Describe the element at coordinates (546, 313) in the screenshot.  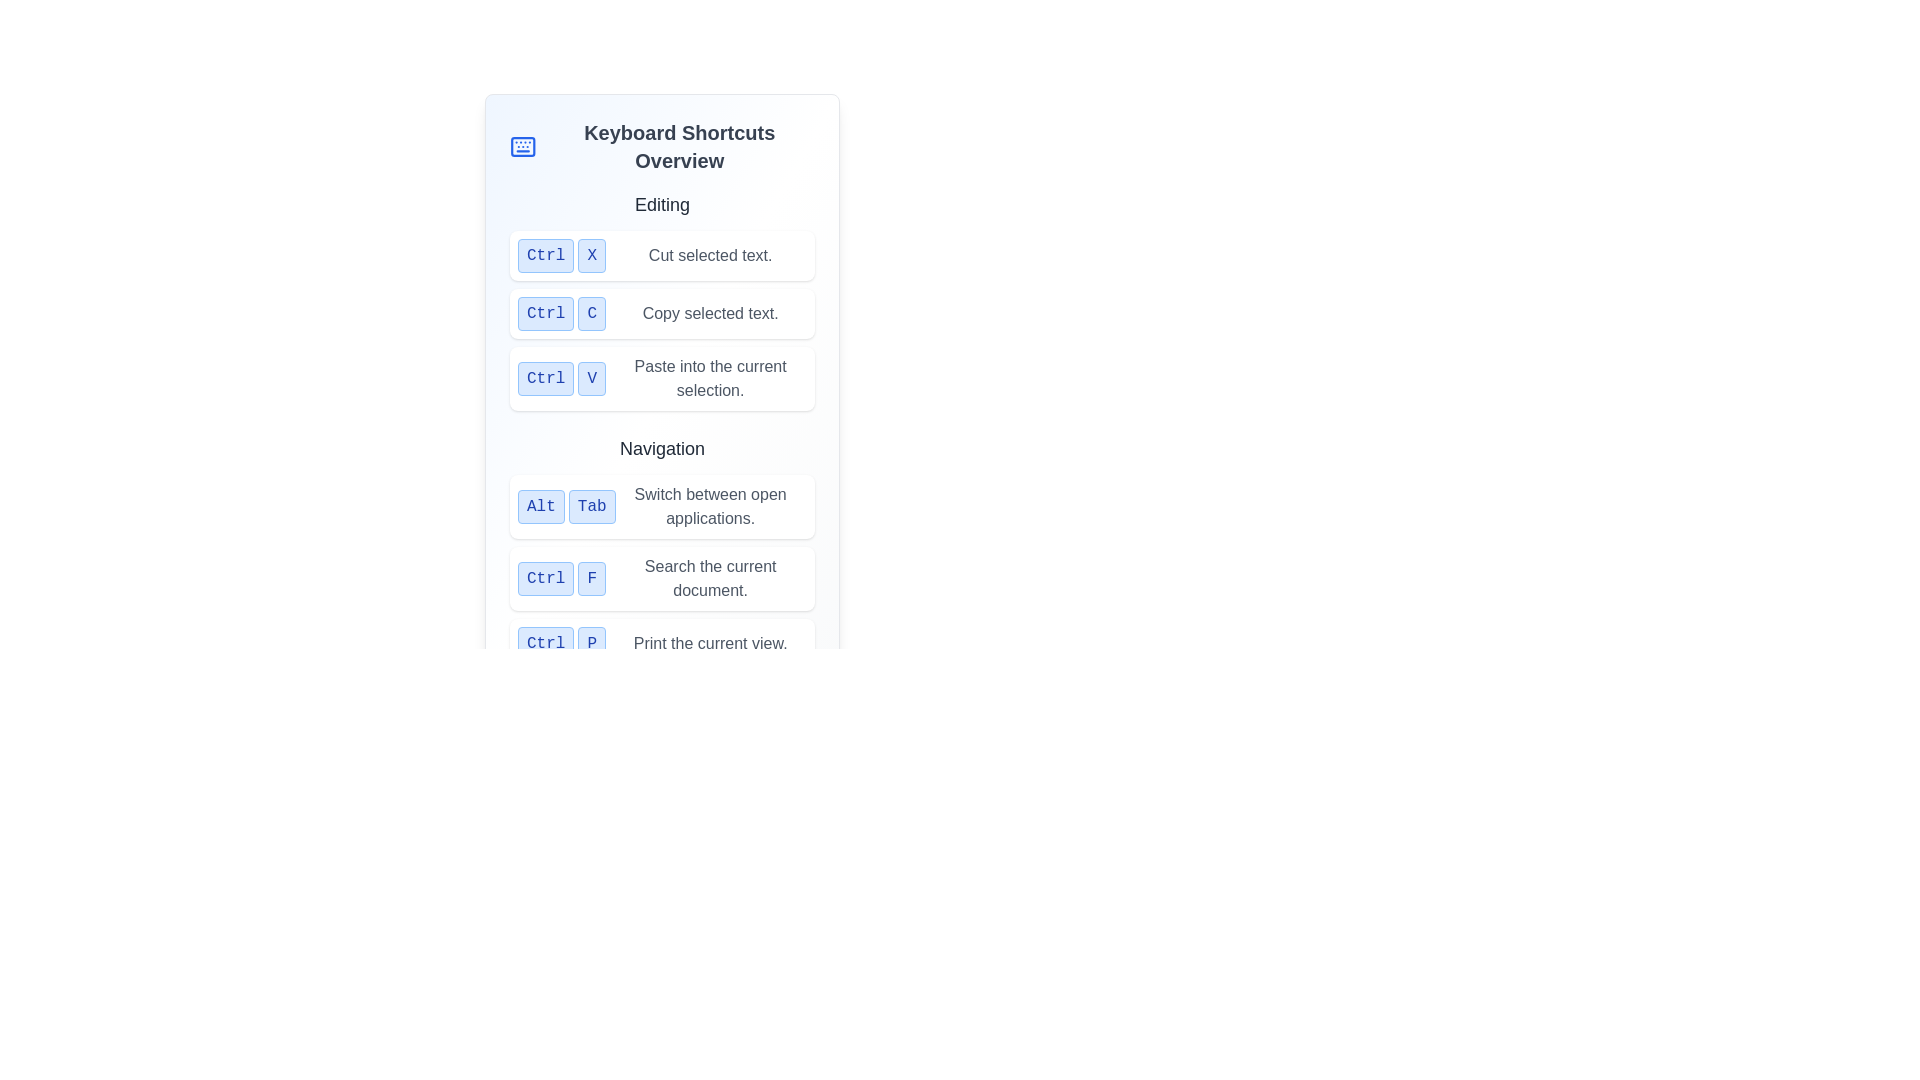
I see `the text on the 'Ctrl' button located in the second row of shortcut keys under the 'Editing' section, which has a light blue background and is the first button adjacent to the 'C' button` at that location.